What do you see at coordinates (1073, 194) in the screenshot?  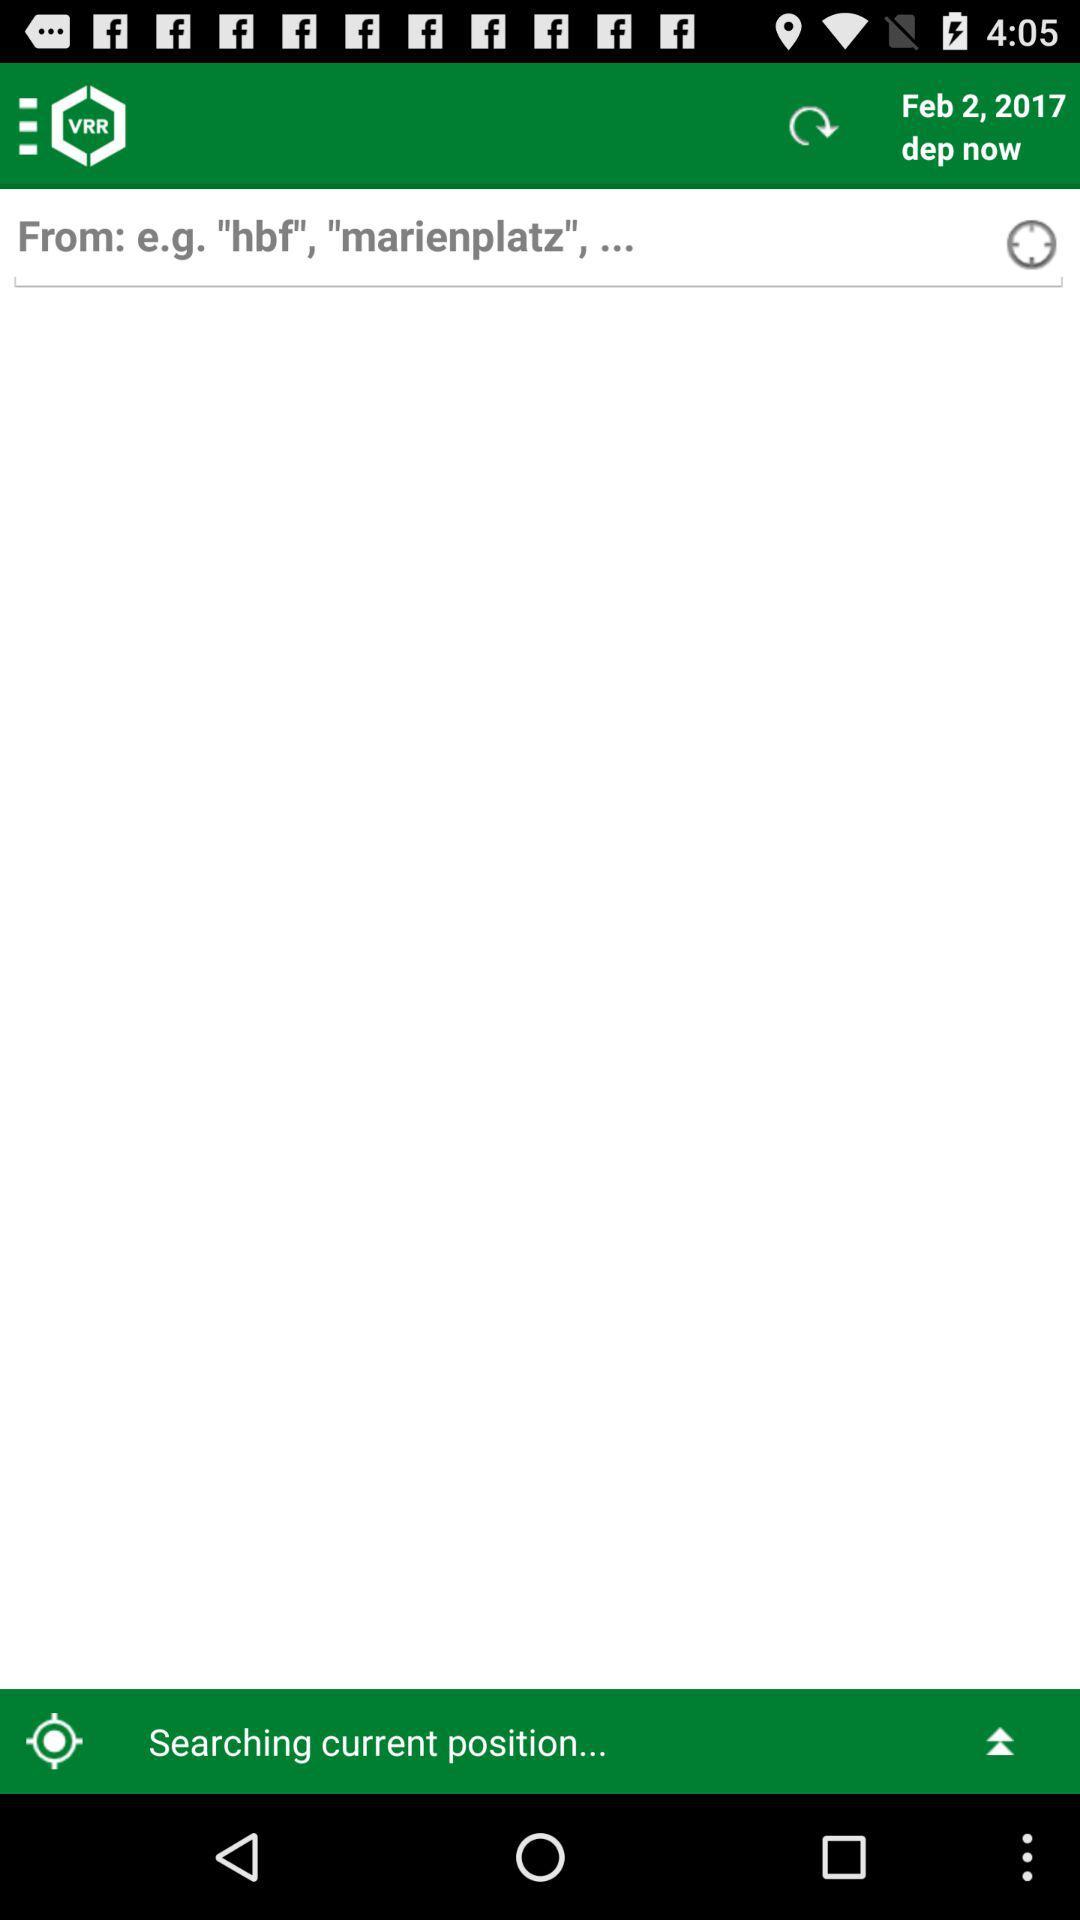 I see `item below dep now icon` at bounding box center [1073, 194].